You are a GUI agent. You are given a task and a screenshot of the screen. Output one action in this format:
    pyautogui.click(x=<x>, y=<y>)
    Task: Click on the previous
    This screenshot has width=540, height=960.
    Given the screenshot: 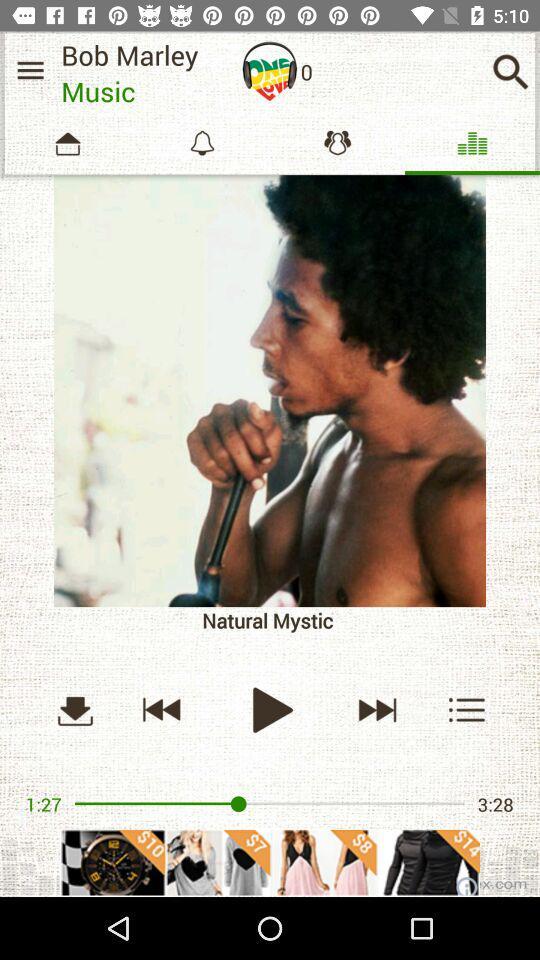 What is the action you would take?
    pyautogui.click(x=161, y=709)
    